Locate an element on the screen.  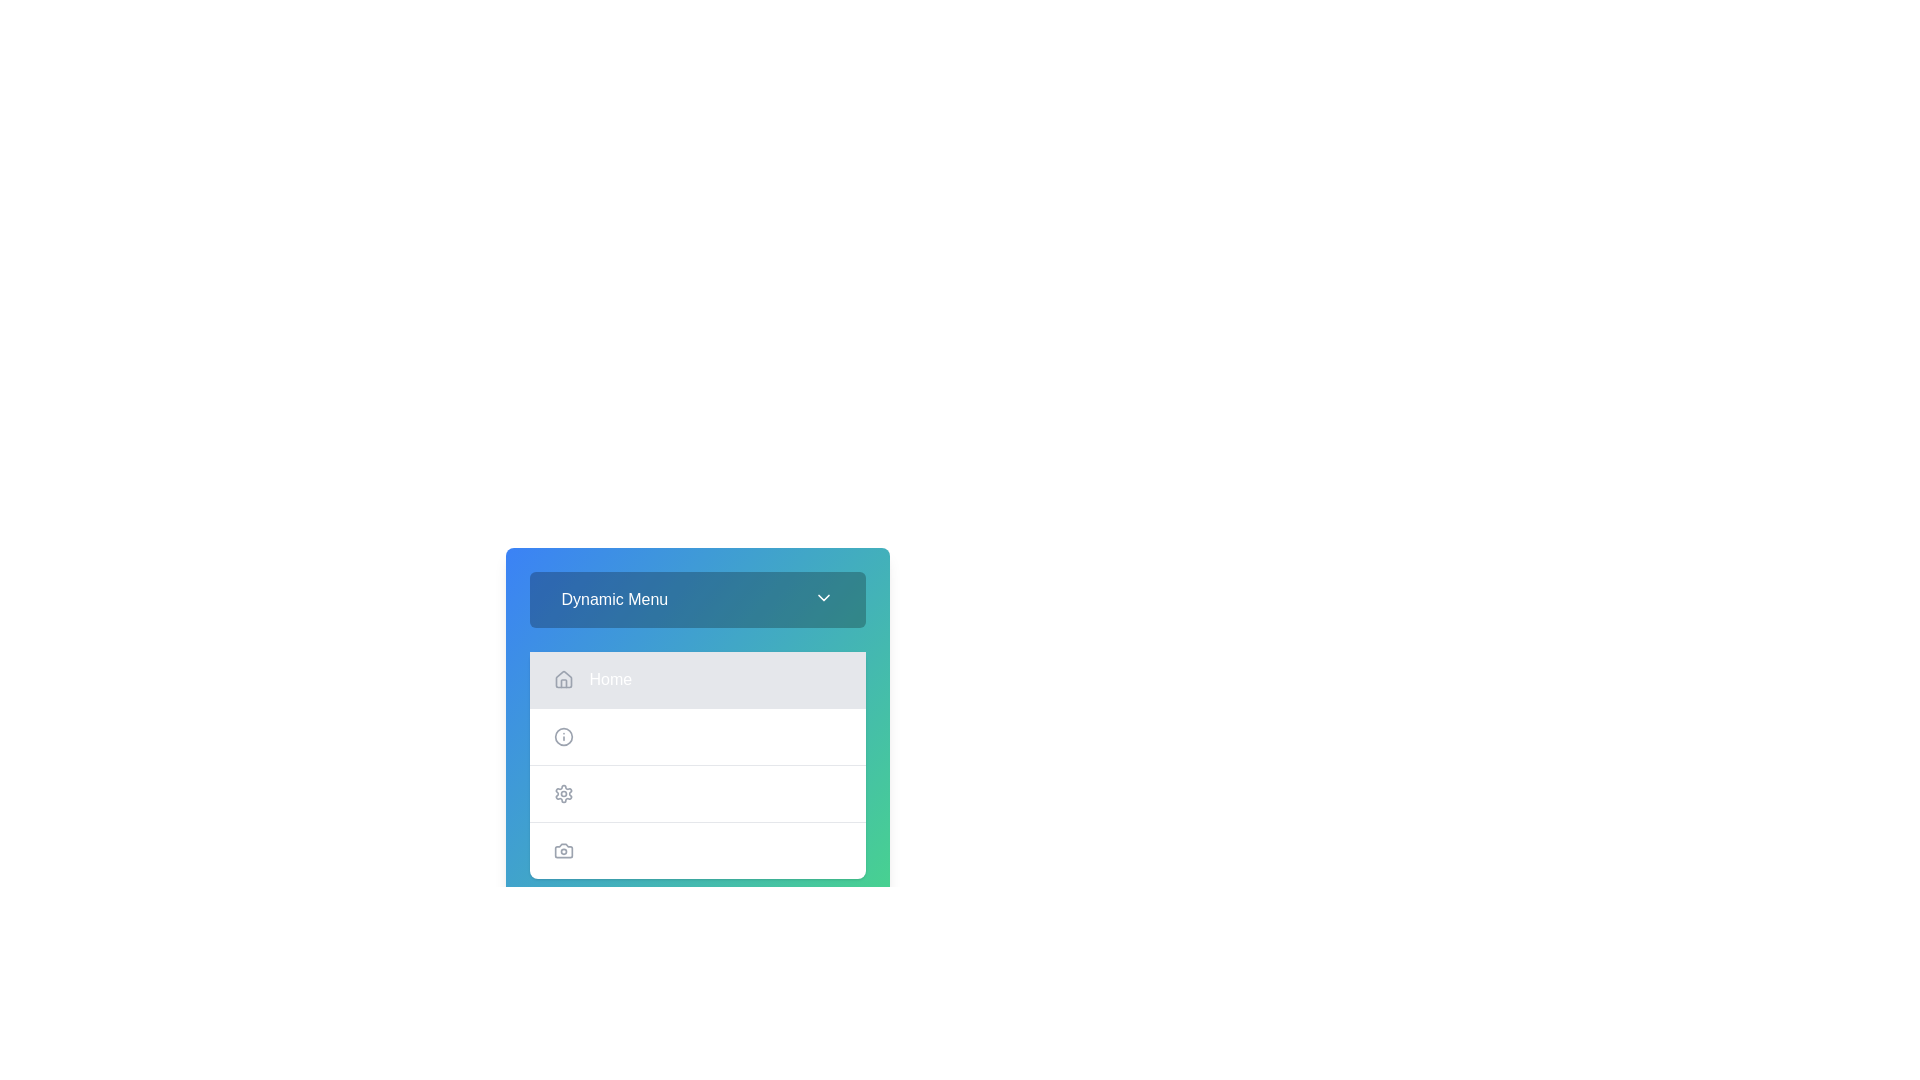
the 'information' icon located in the left section of the 'Information' row within a vertical list-style menu, positioned below 'Home' and above the cogwheel icon is located at coordinates (562, 736).